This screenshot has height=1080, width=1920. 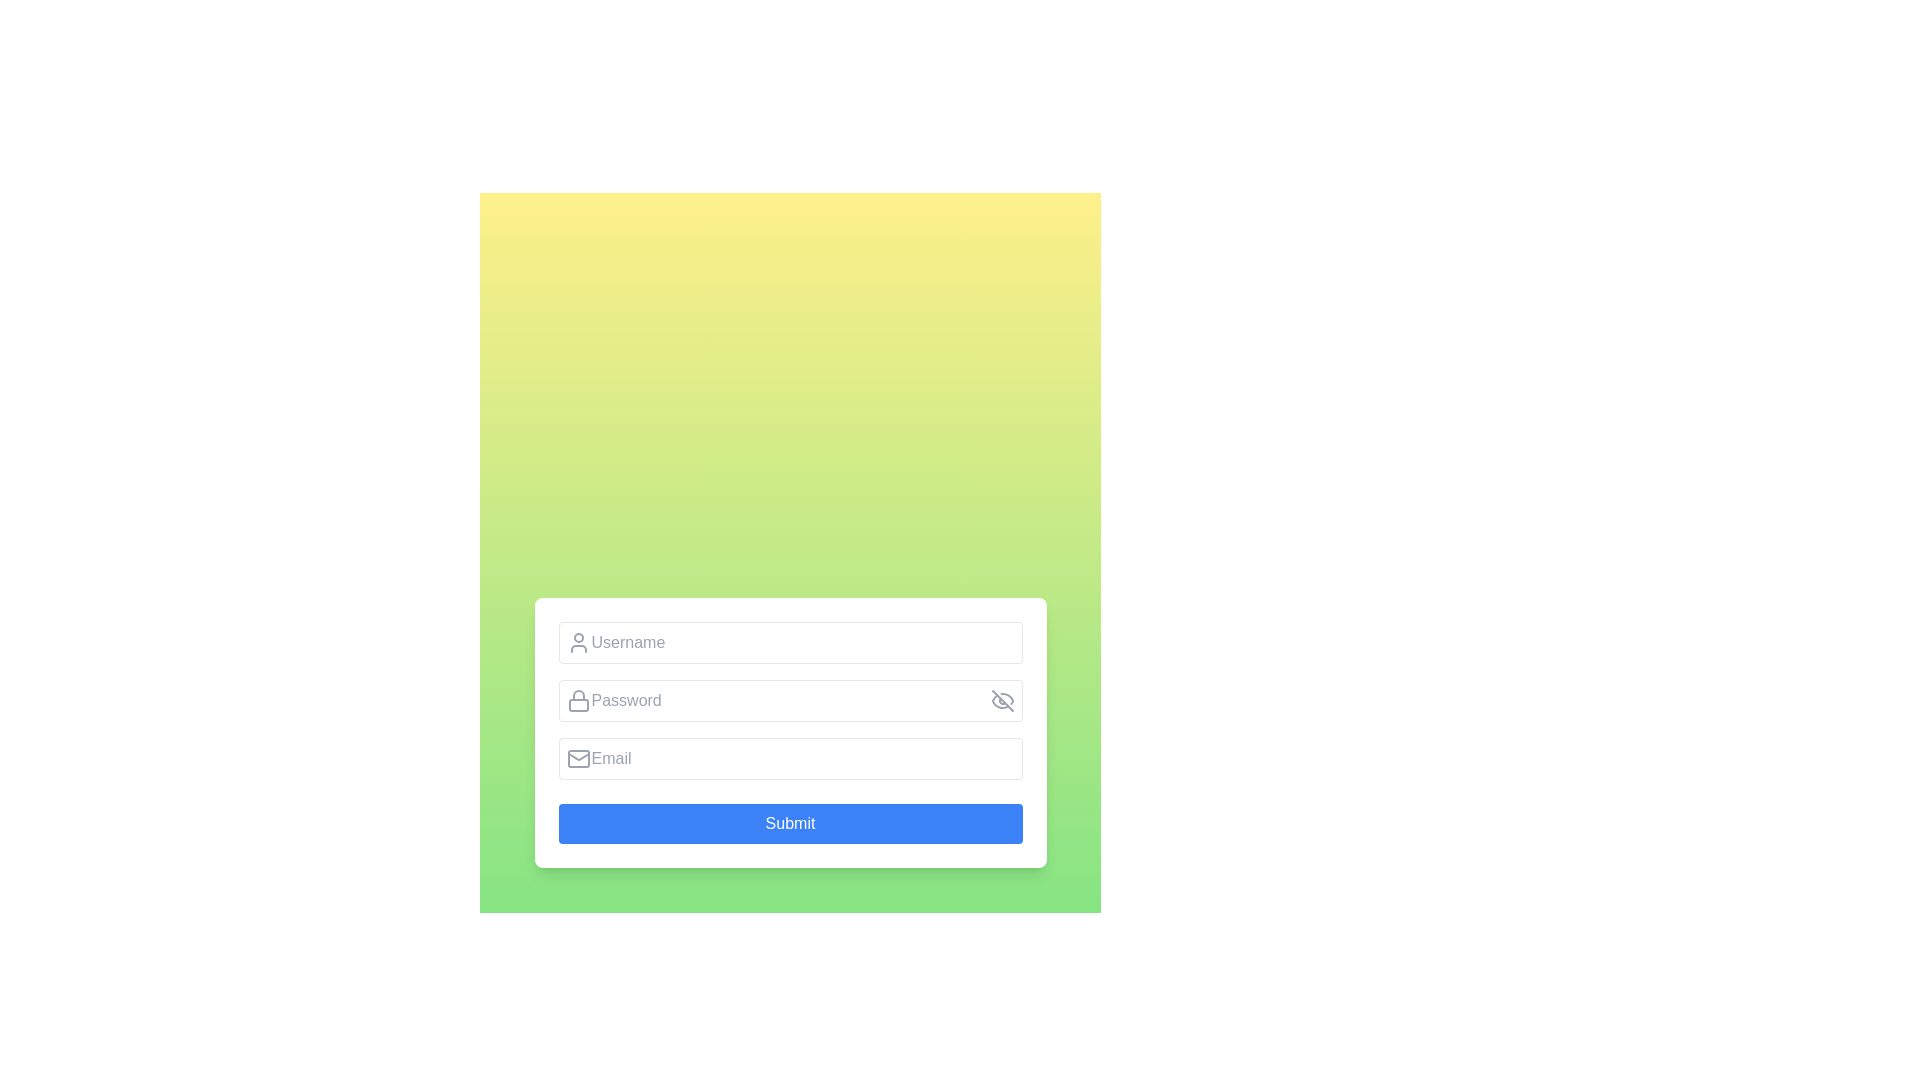 I want to click on the semi-circle arc graphic that represents the locked position in the lock icon, located above the rectangle forming the base of the lock, so click(x=577, y=694).